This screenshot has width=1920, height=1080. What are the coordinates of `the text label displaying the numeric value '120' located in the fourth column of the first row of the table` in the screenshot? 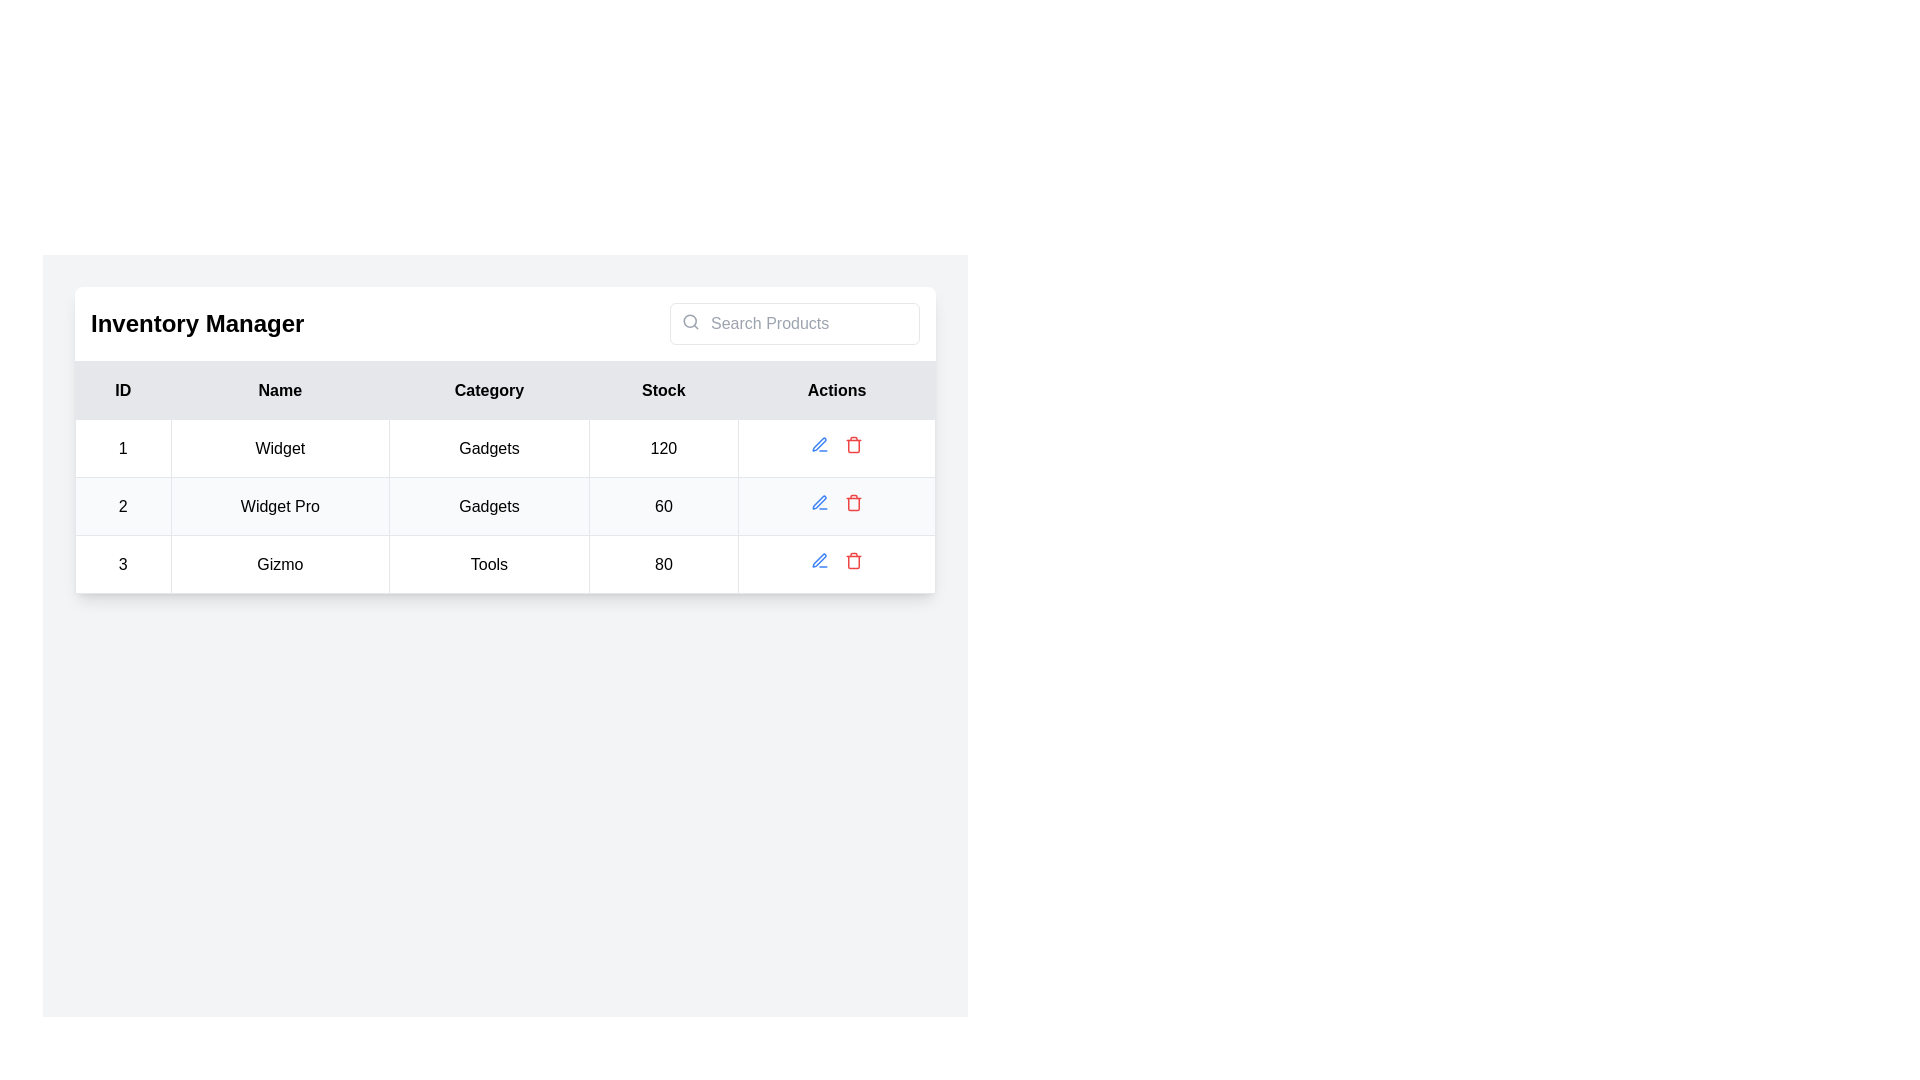 It's located at (663, 447).